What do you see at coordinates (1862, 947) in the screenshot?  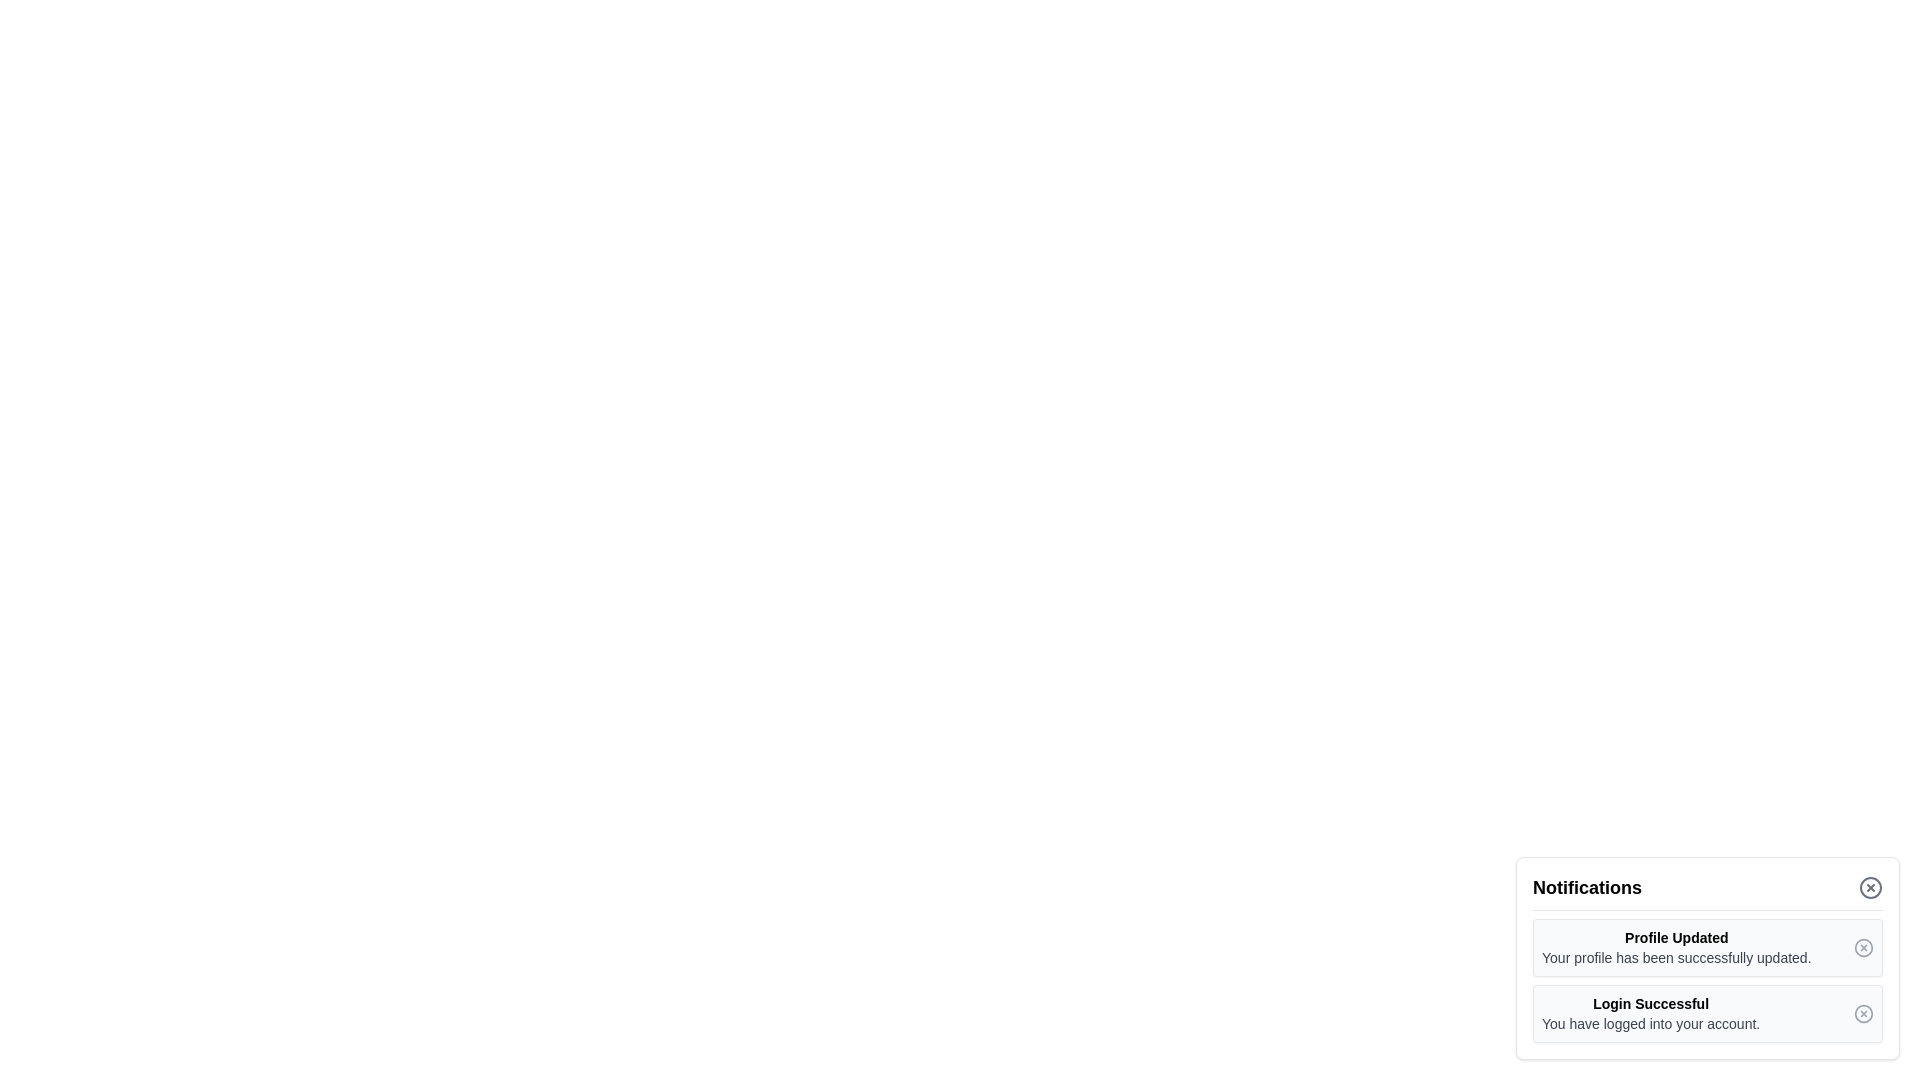 I see `the dismiss button located in the upper-right corner of the 'Profile Updated.' notification card to close the notification` at bounding box center [1862, 947].